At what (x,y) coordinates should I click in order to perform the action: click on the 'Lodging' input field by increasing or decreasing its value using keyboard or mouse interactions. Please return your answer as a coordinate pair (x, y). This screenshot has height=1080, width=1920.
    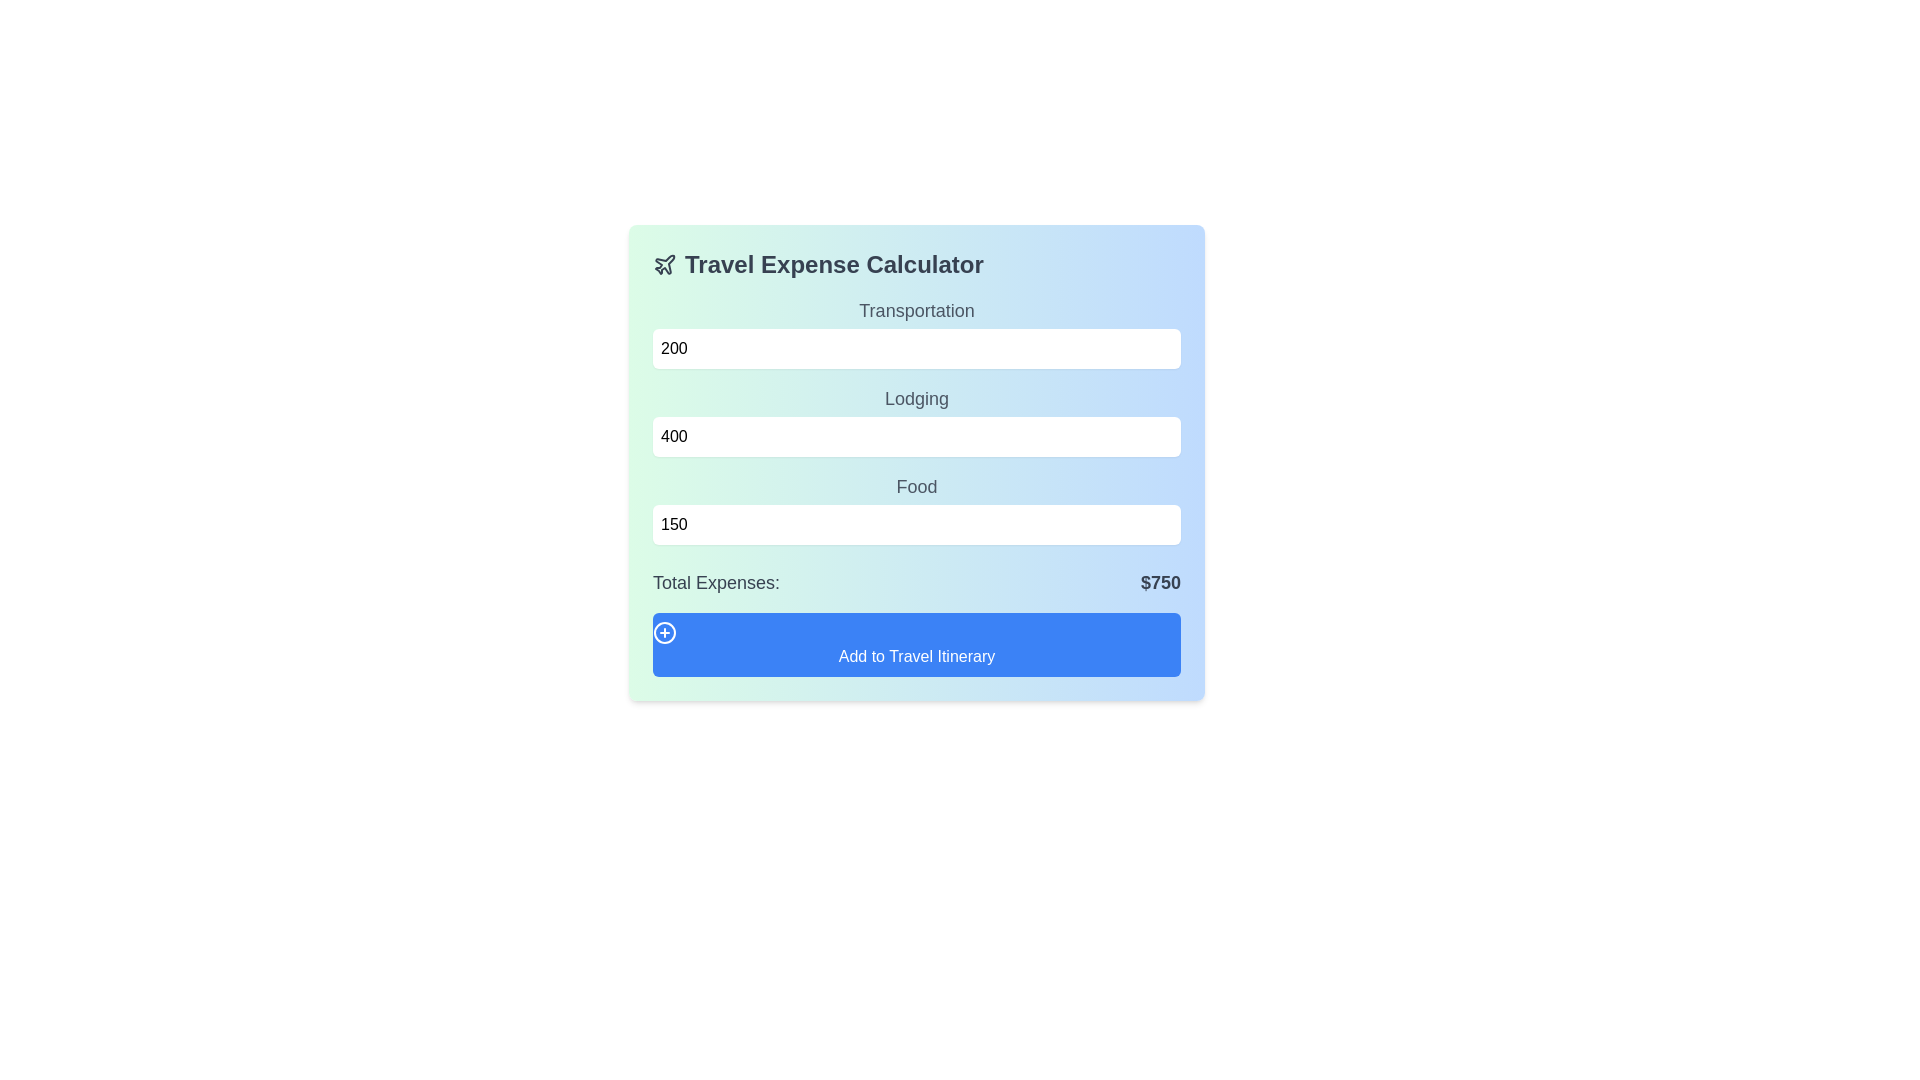
    Looking at the image, I should click on (915, 419).